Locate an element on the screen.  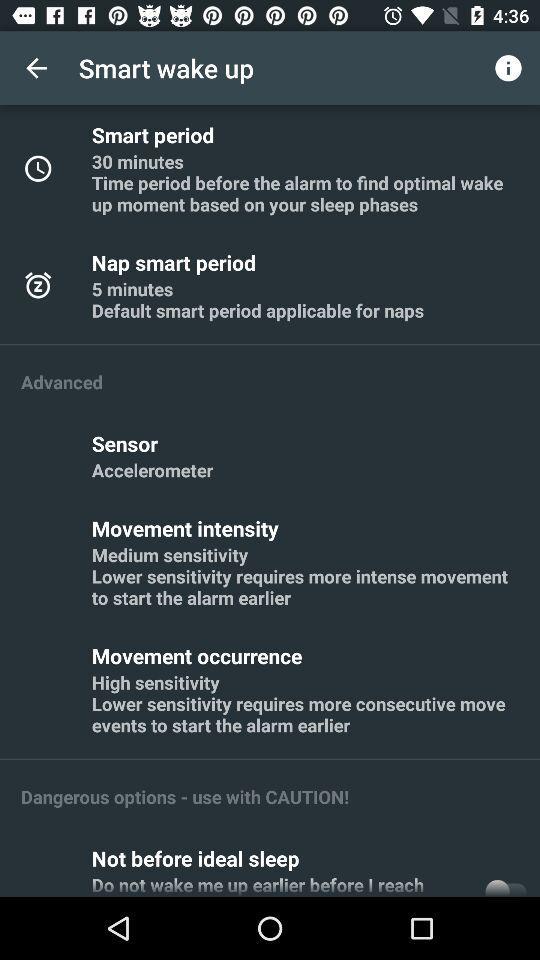
item above high sensitivity lower item is located at coordinates (200, 654).